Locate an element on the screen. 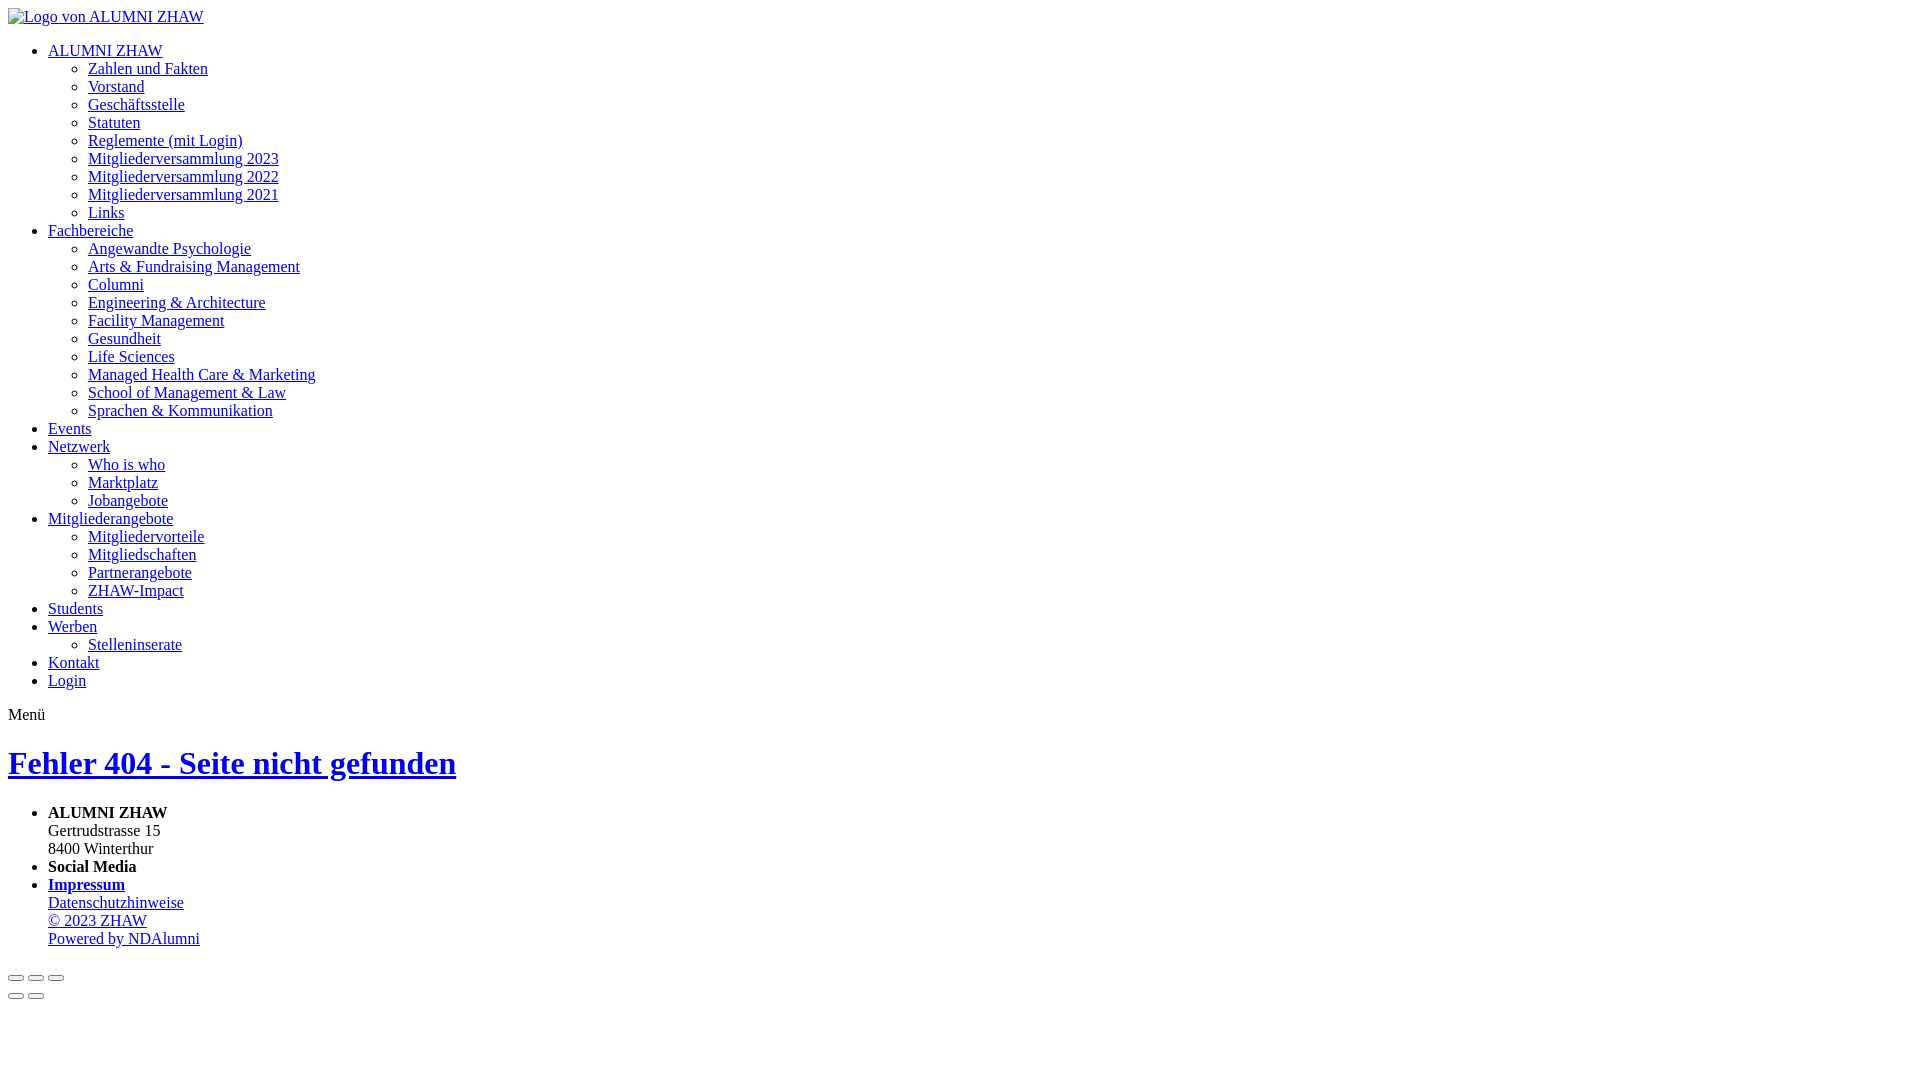  'Mitgliederversammlung 2021' is located at coordinates (86, 194).